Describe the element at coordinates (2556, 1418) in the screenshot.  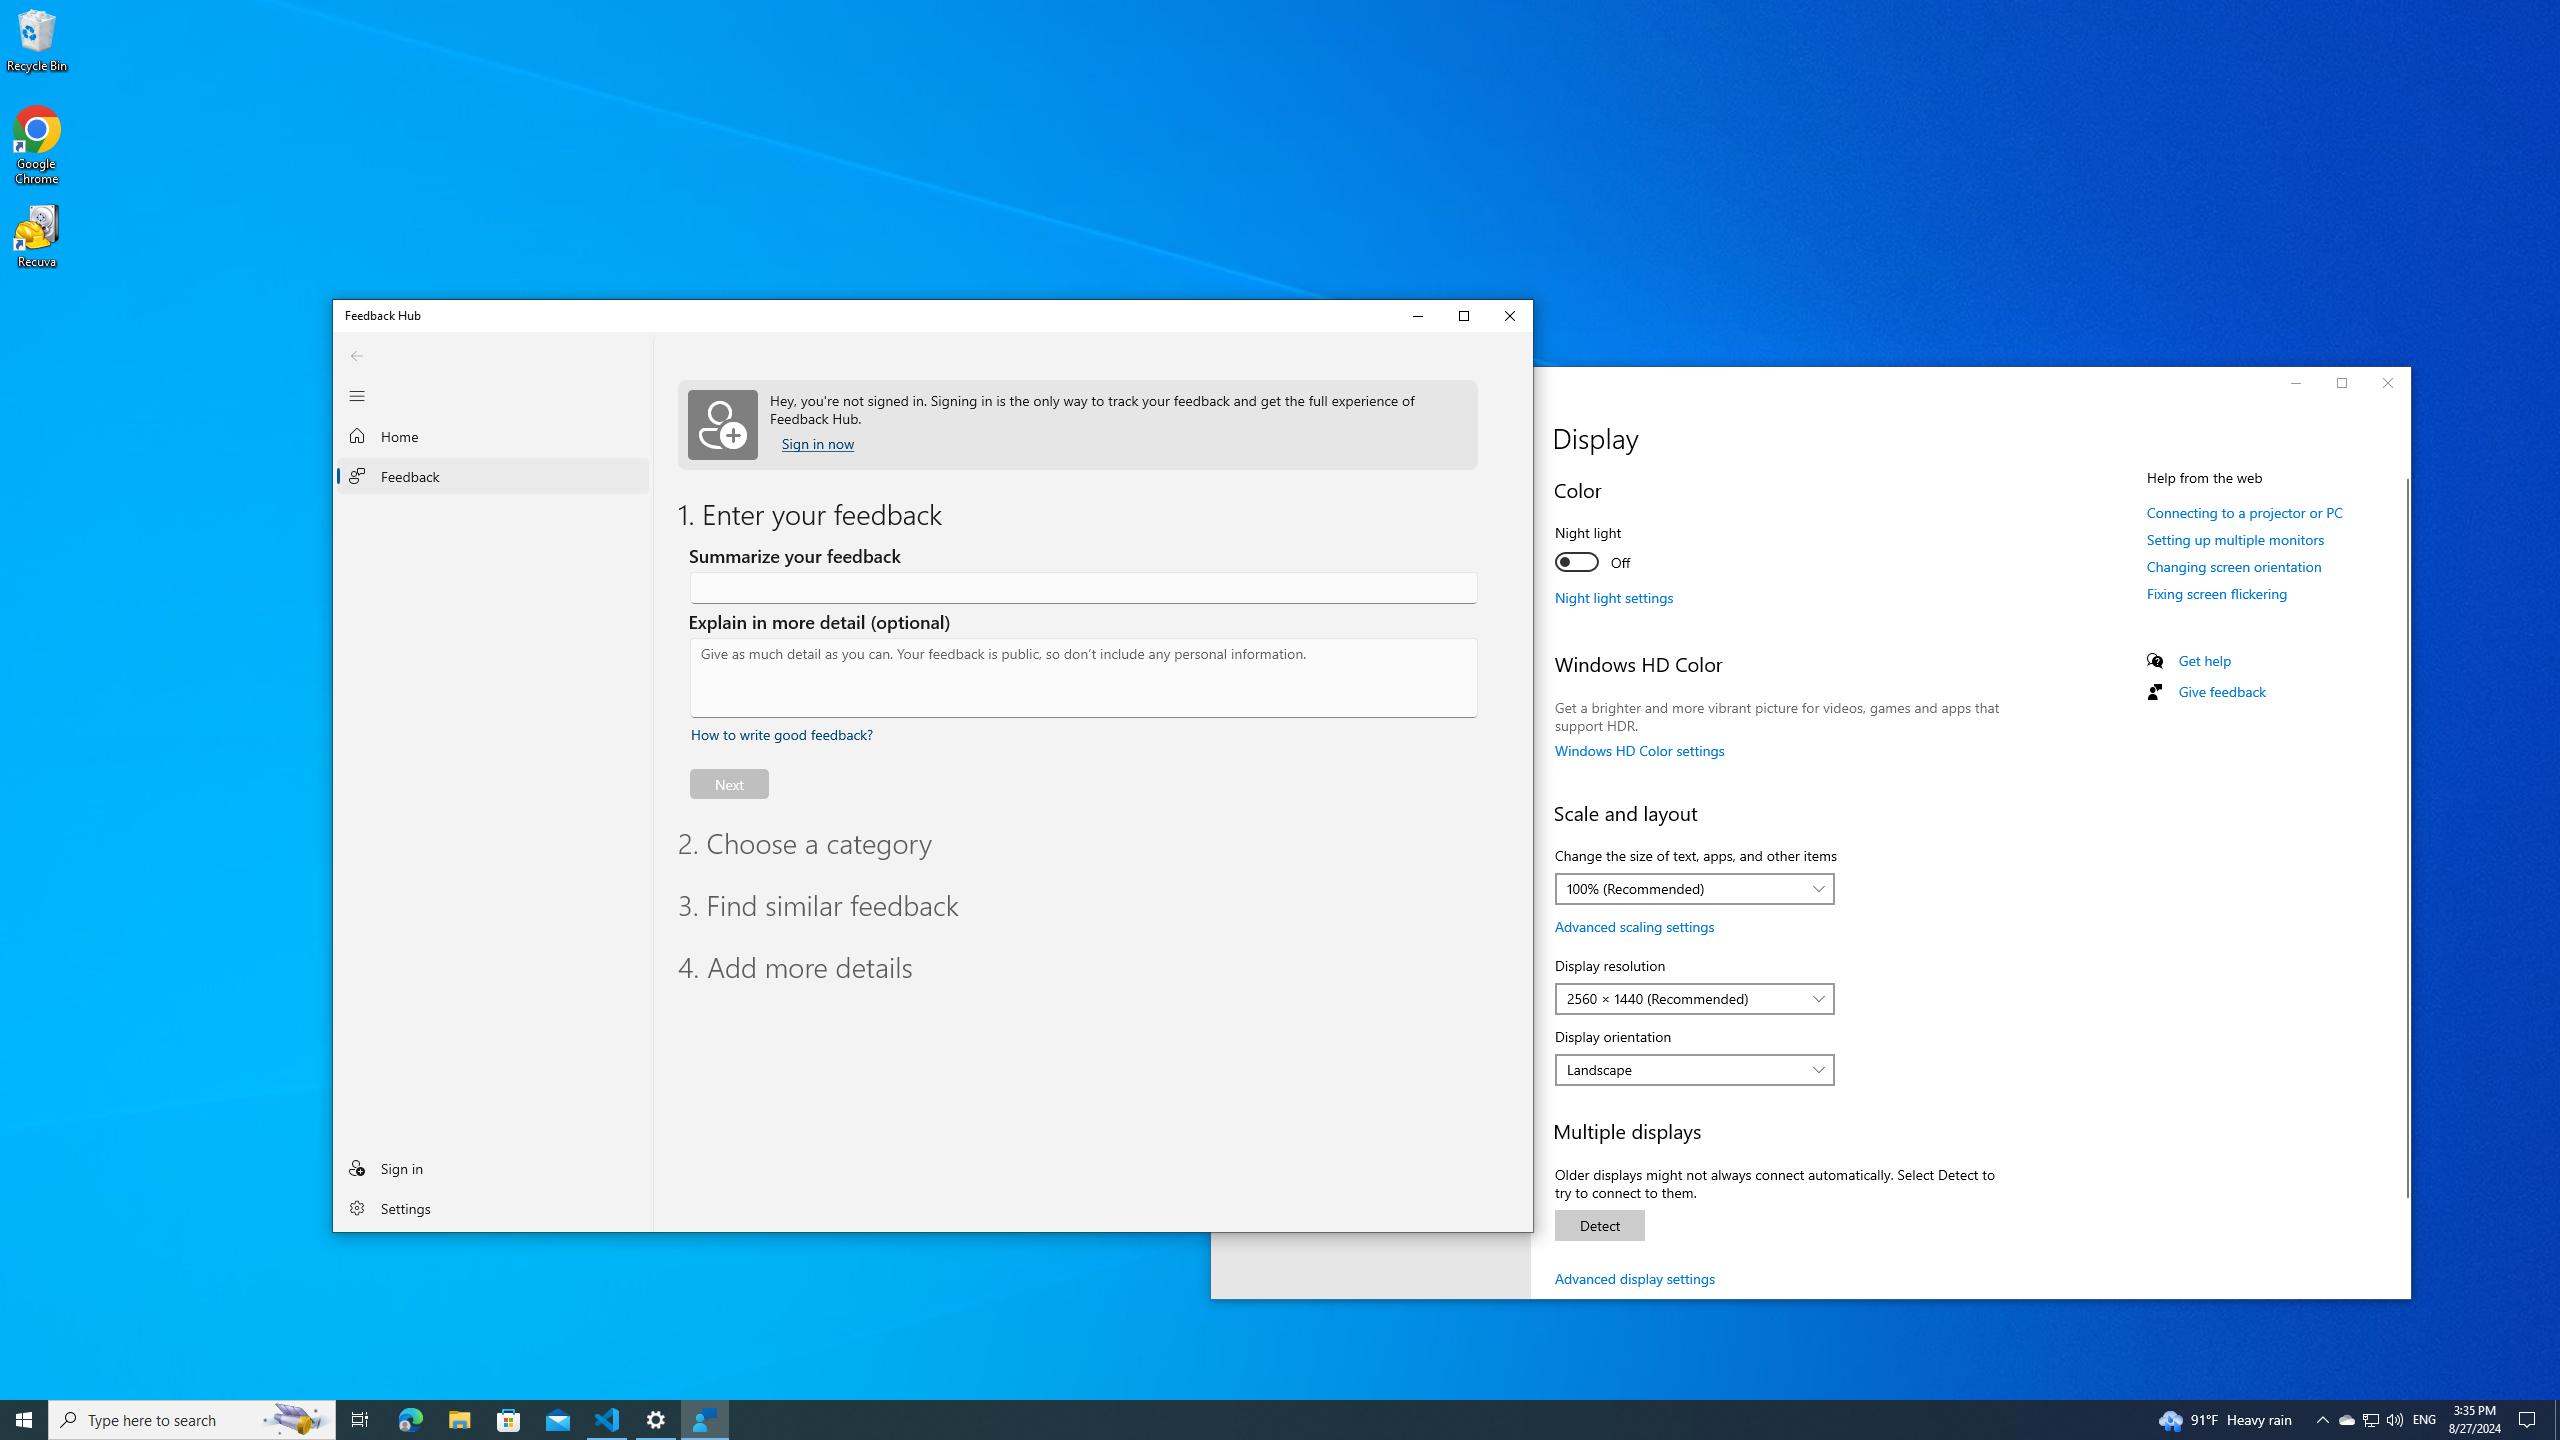
I see `'Show desktop'` at that location.